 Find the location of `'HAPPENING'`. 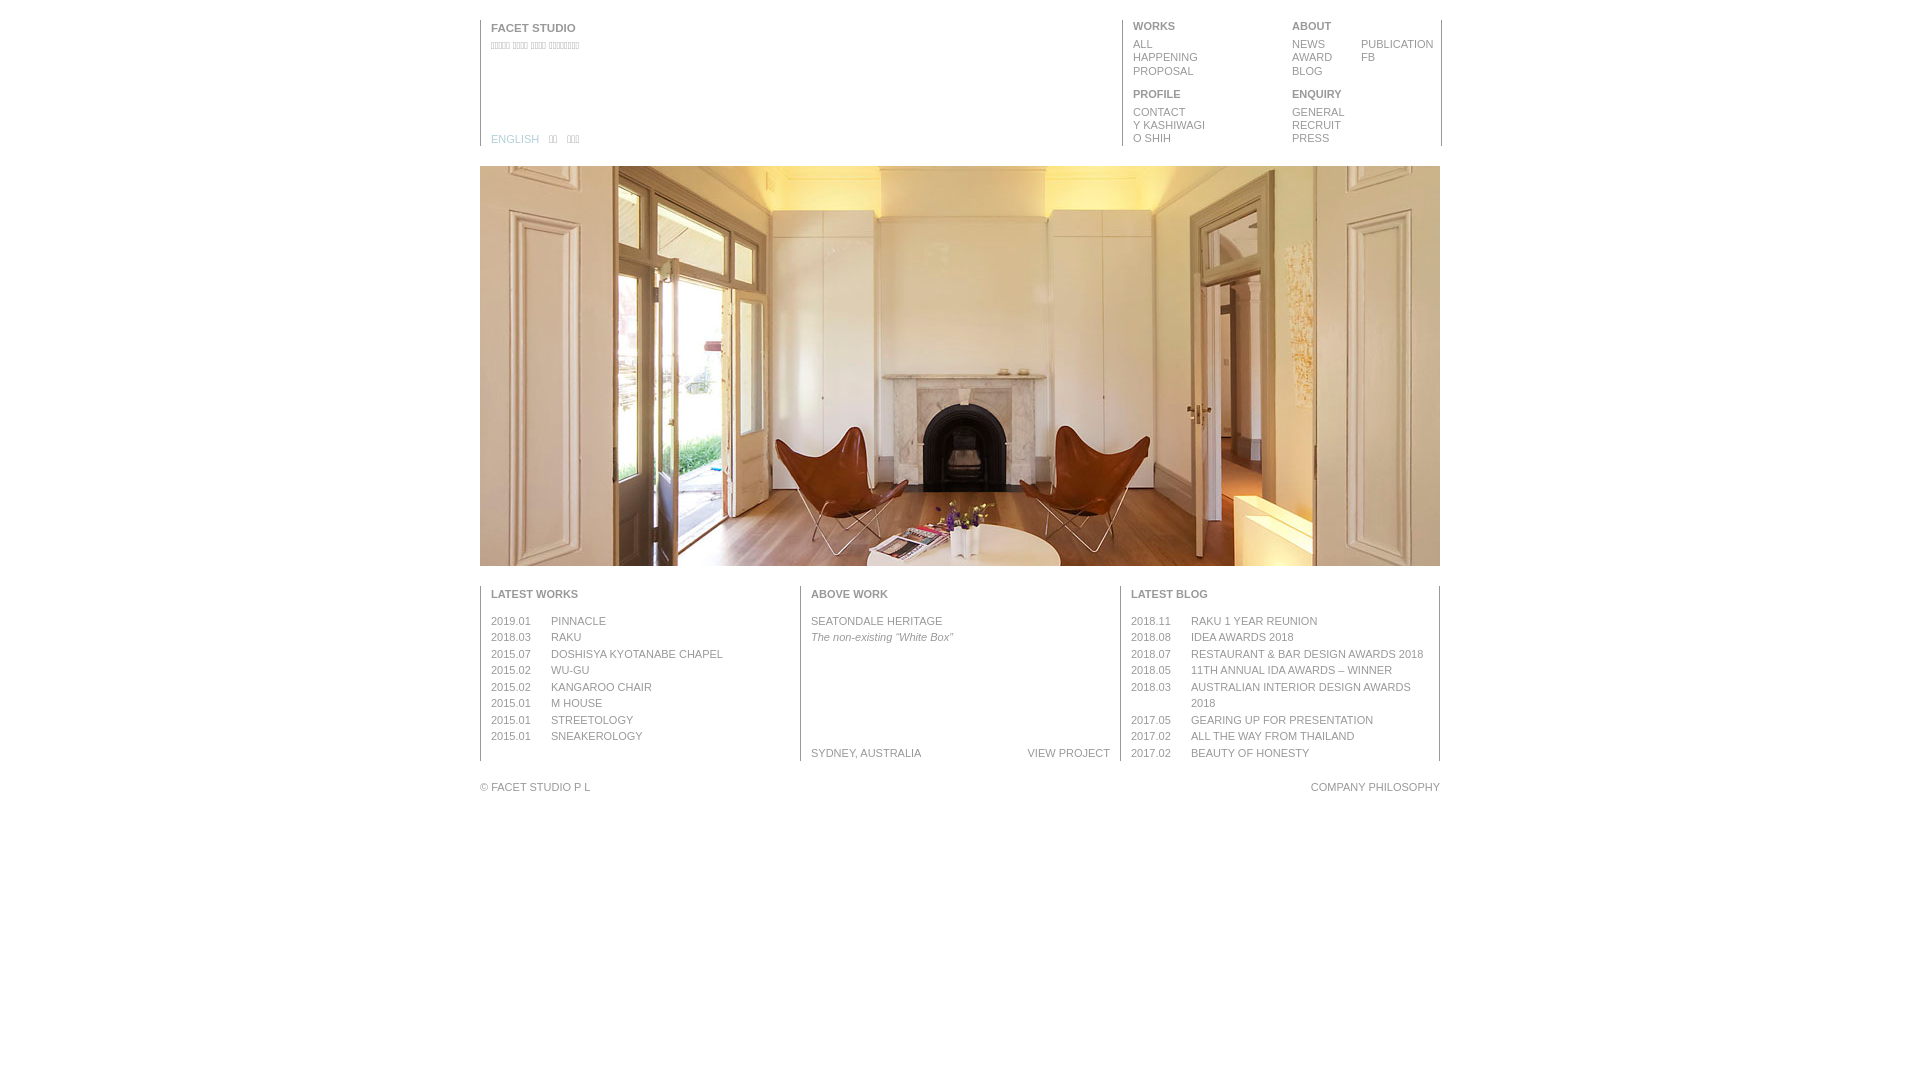

'HAPPENING' is located at coordinates (1206, 56).